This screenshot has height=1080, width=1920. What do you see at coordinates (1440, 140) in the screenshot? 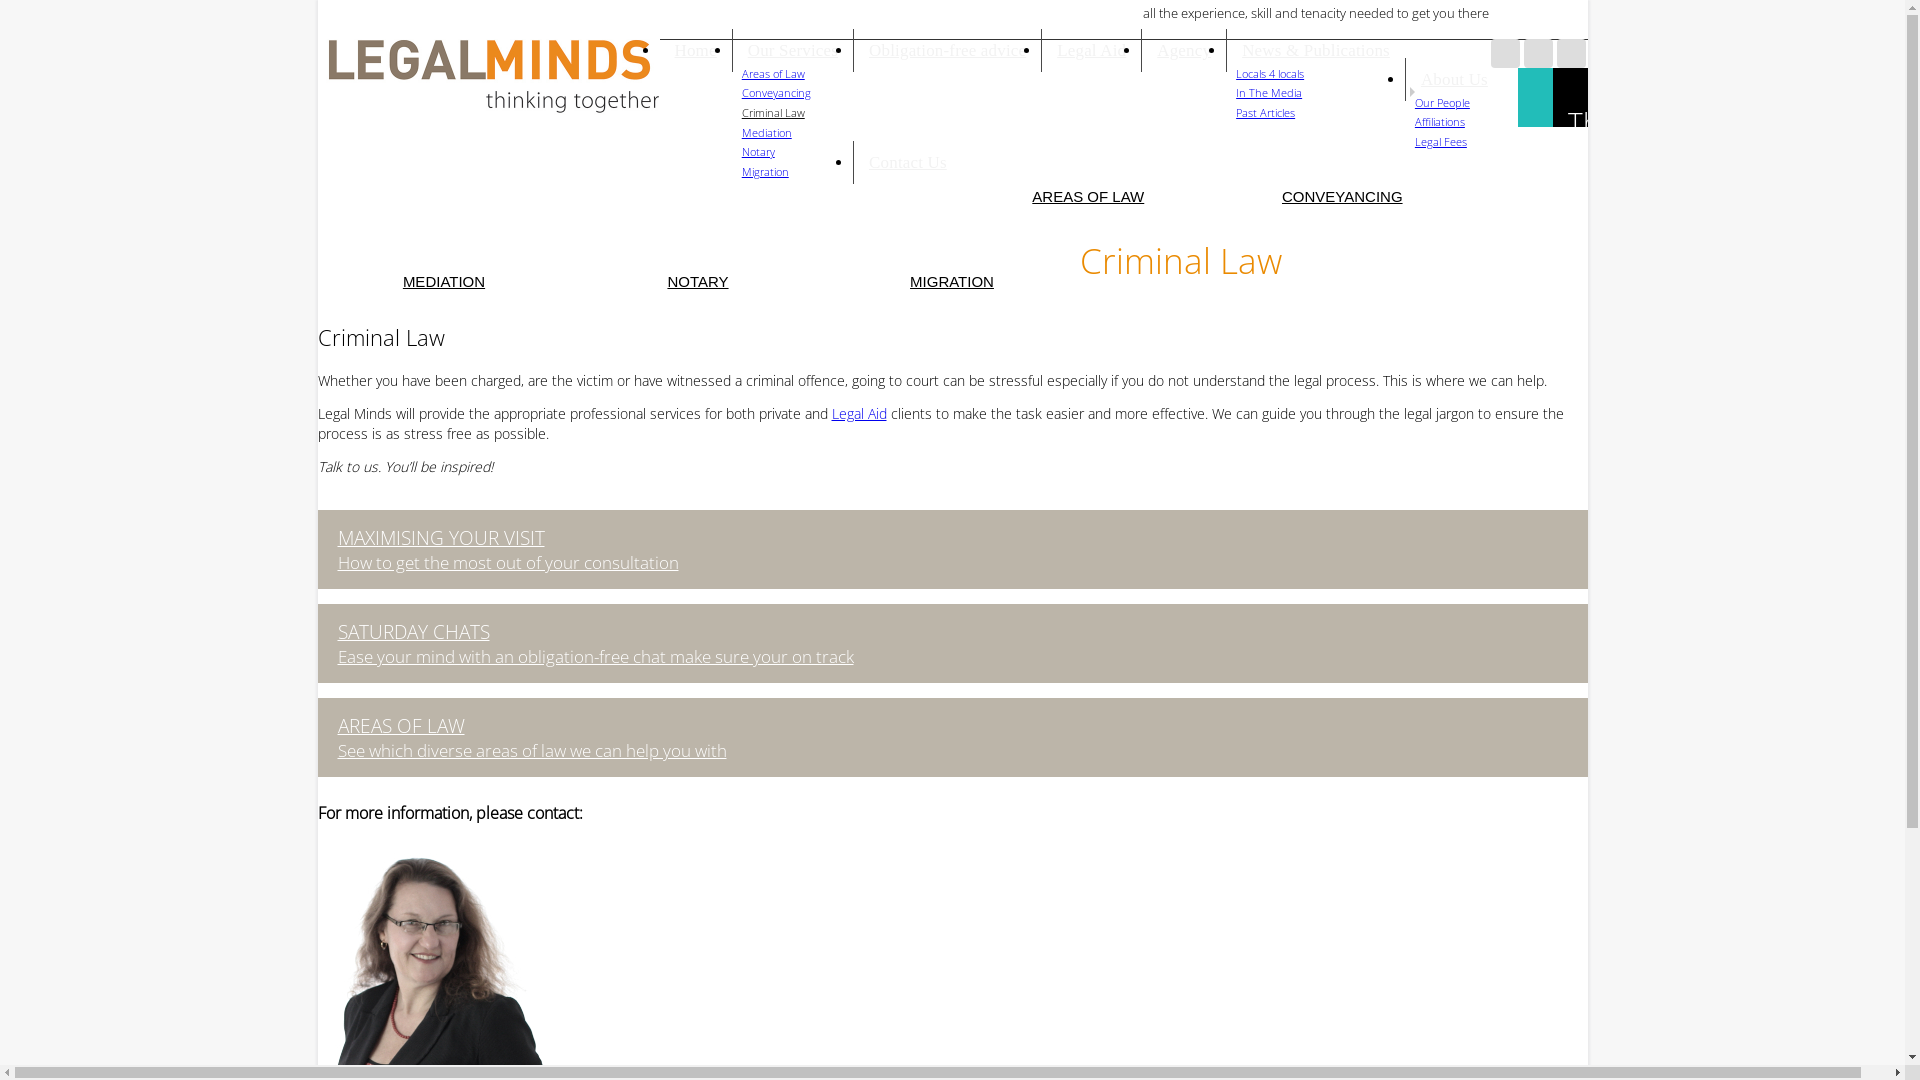
I see `'Legal Fees'` at bounding box center [1440, 140].